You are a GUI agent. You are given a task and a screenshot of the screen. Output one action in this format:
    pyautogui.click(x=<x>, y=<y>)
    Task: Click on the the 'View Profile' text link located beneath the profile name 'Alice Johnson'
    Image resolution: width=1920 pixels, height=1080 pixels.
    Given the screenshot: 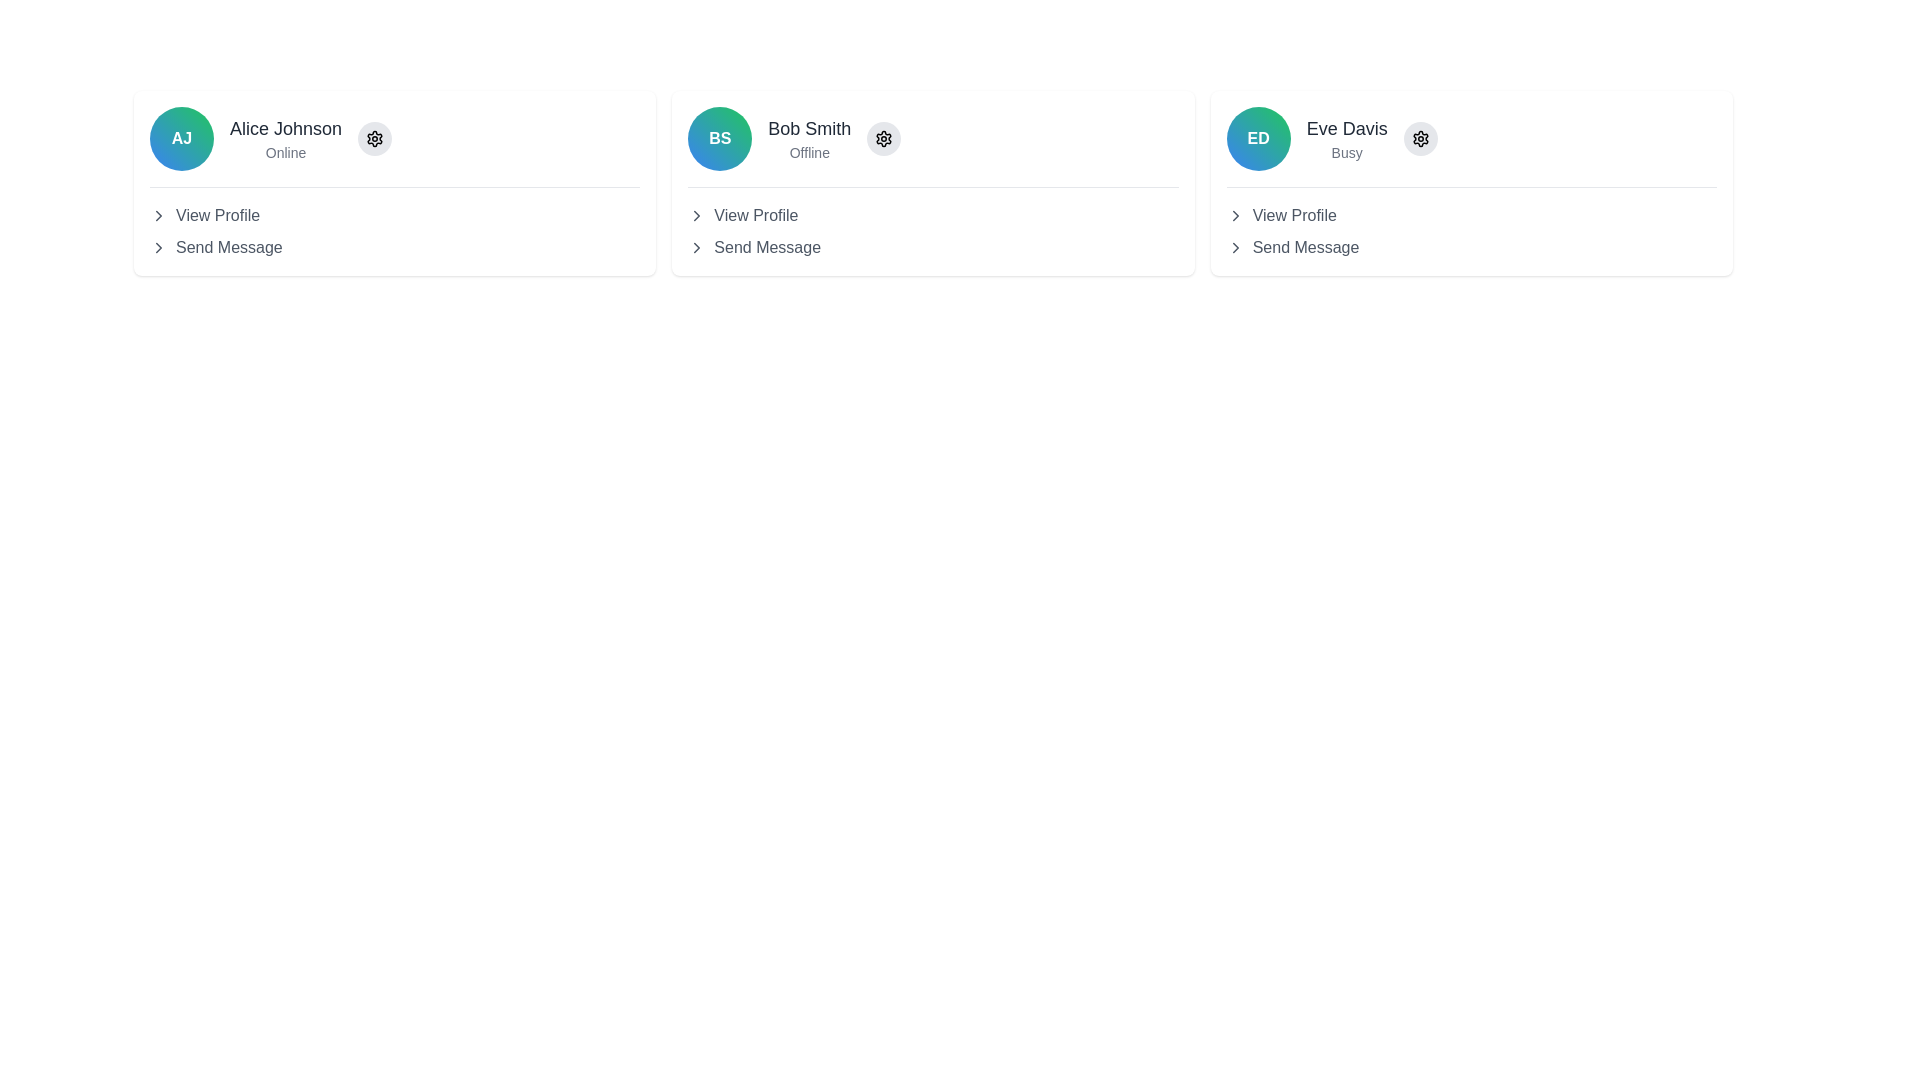 What is the action you would take?
    pyautogui.click(x=218, y=216)
    